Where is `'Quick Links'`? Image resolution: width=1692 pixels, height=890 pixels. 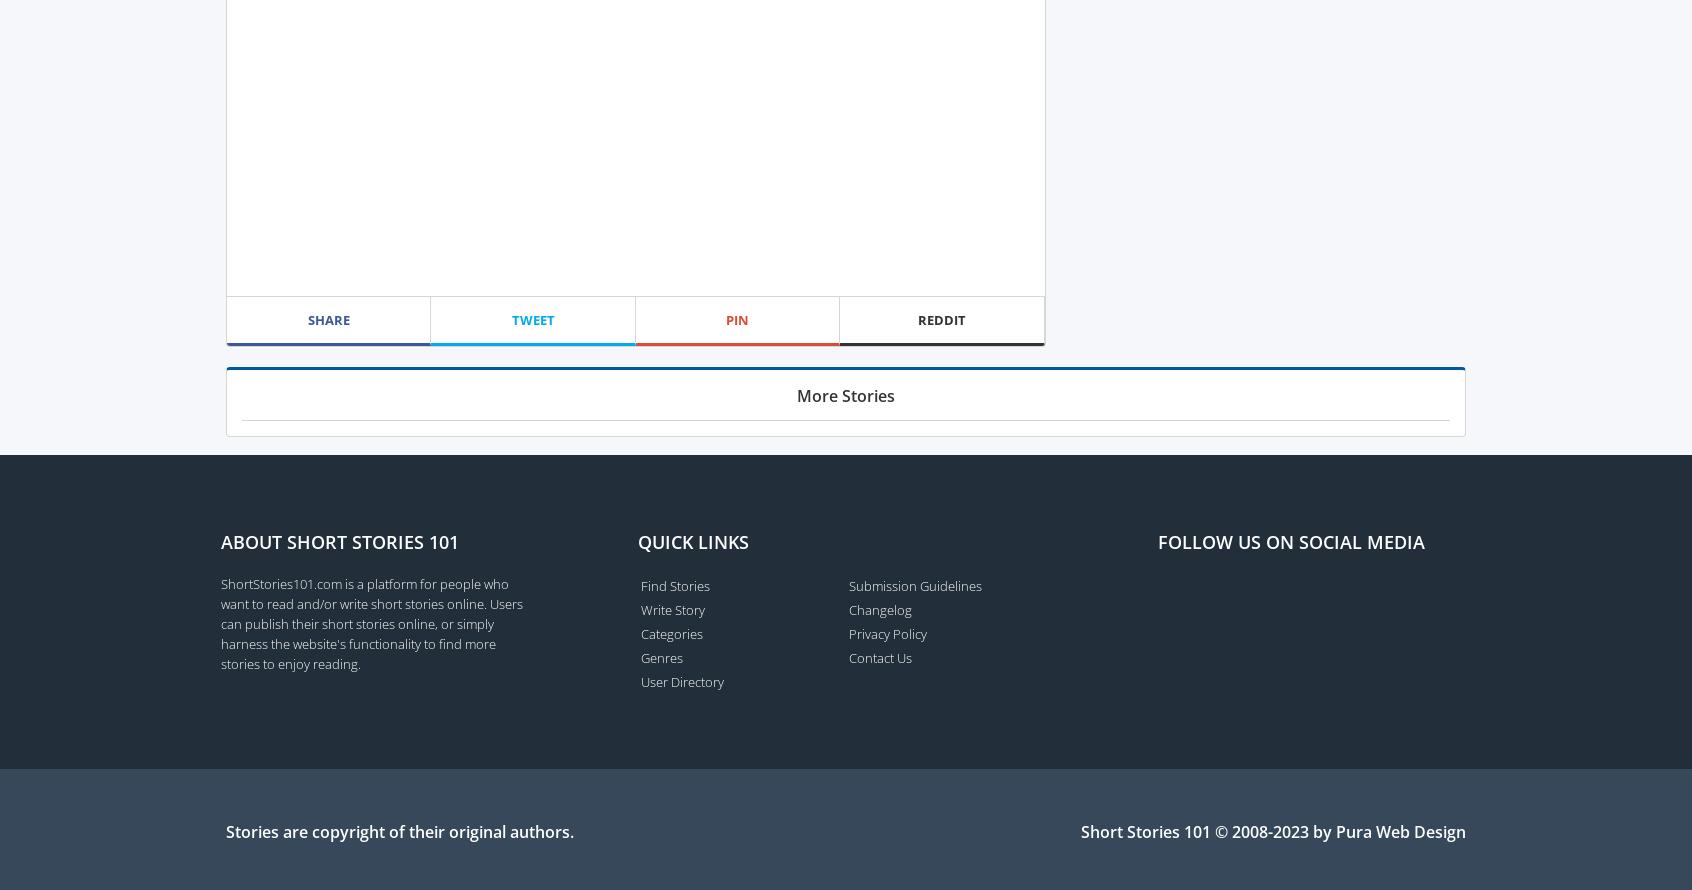
'Quick Links' is located at coordinates (637, 540).